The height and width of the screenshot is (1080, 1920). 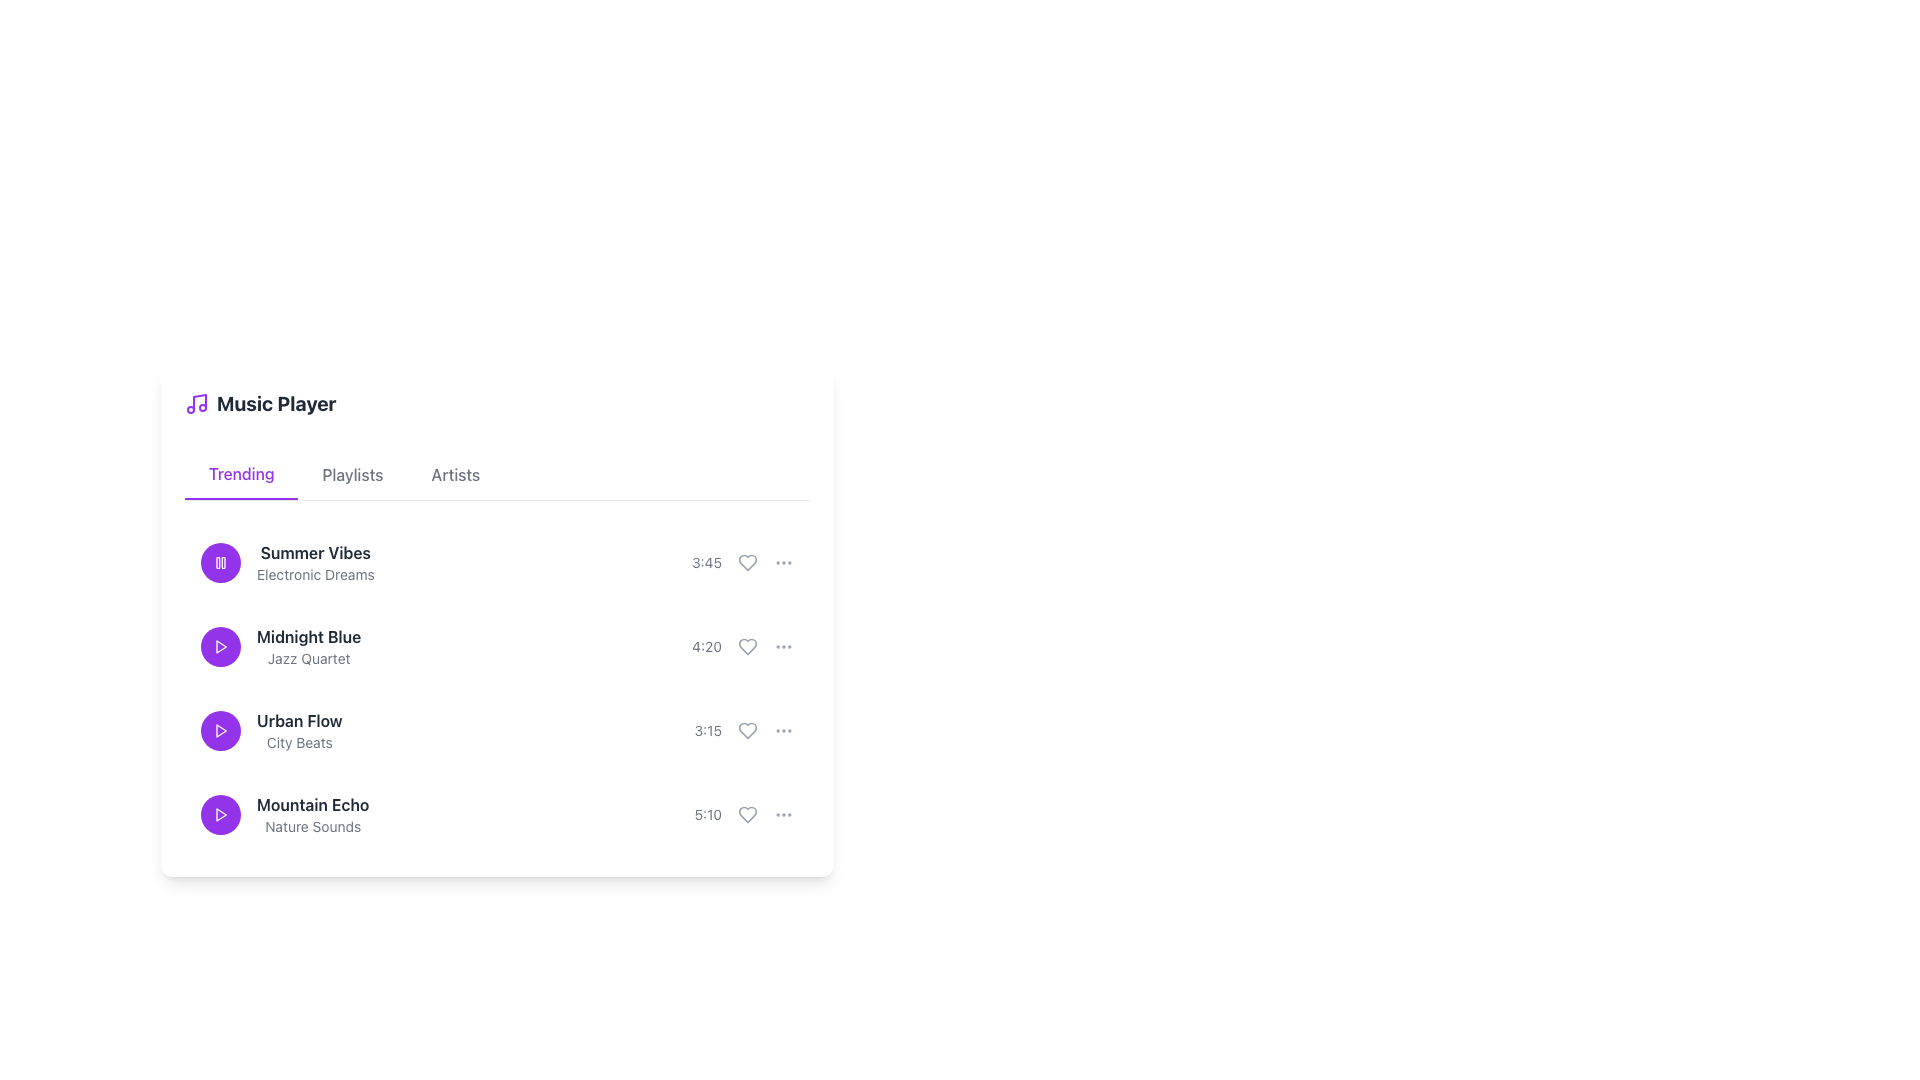 What do you see at coordinates (352, 474) in the screenshot?
I see `to activate the 'Playlists' tab within the horizontal navigation bar, which is the second item labeled 'Playlists' next to 'Trending'` at bounding box center [352, 474].